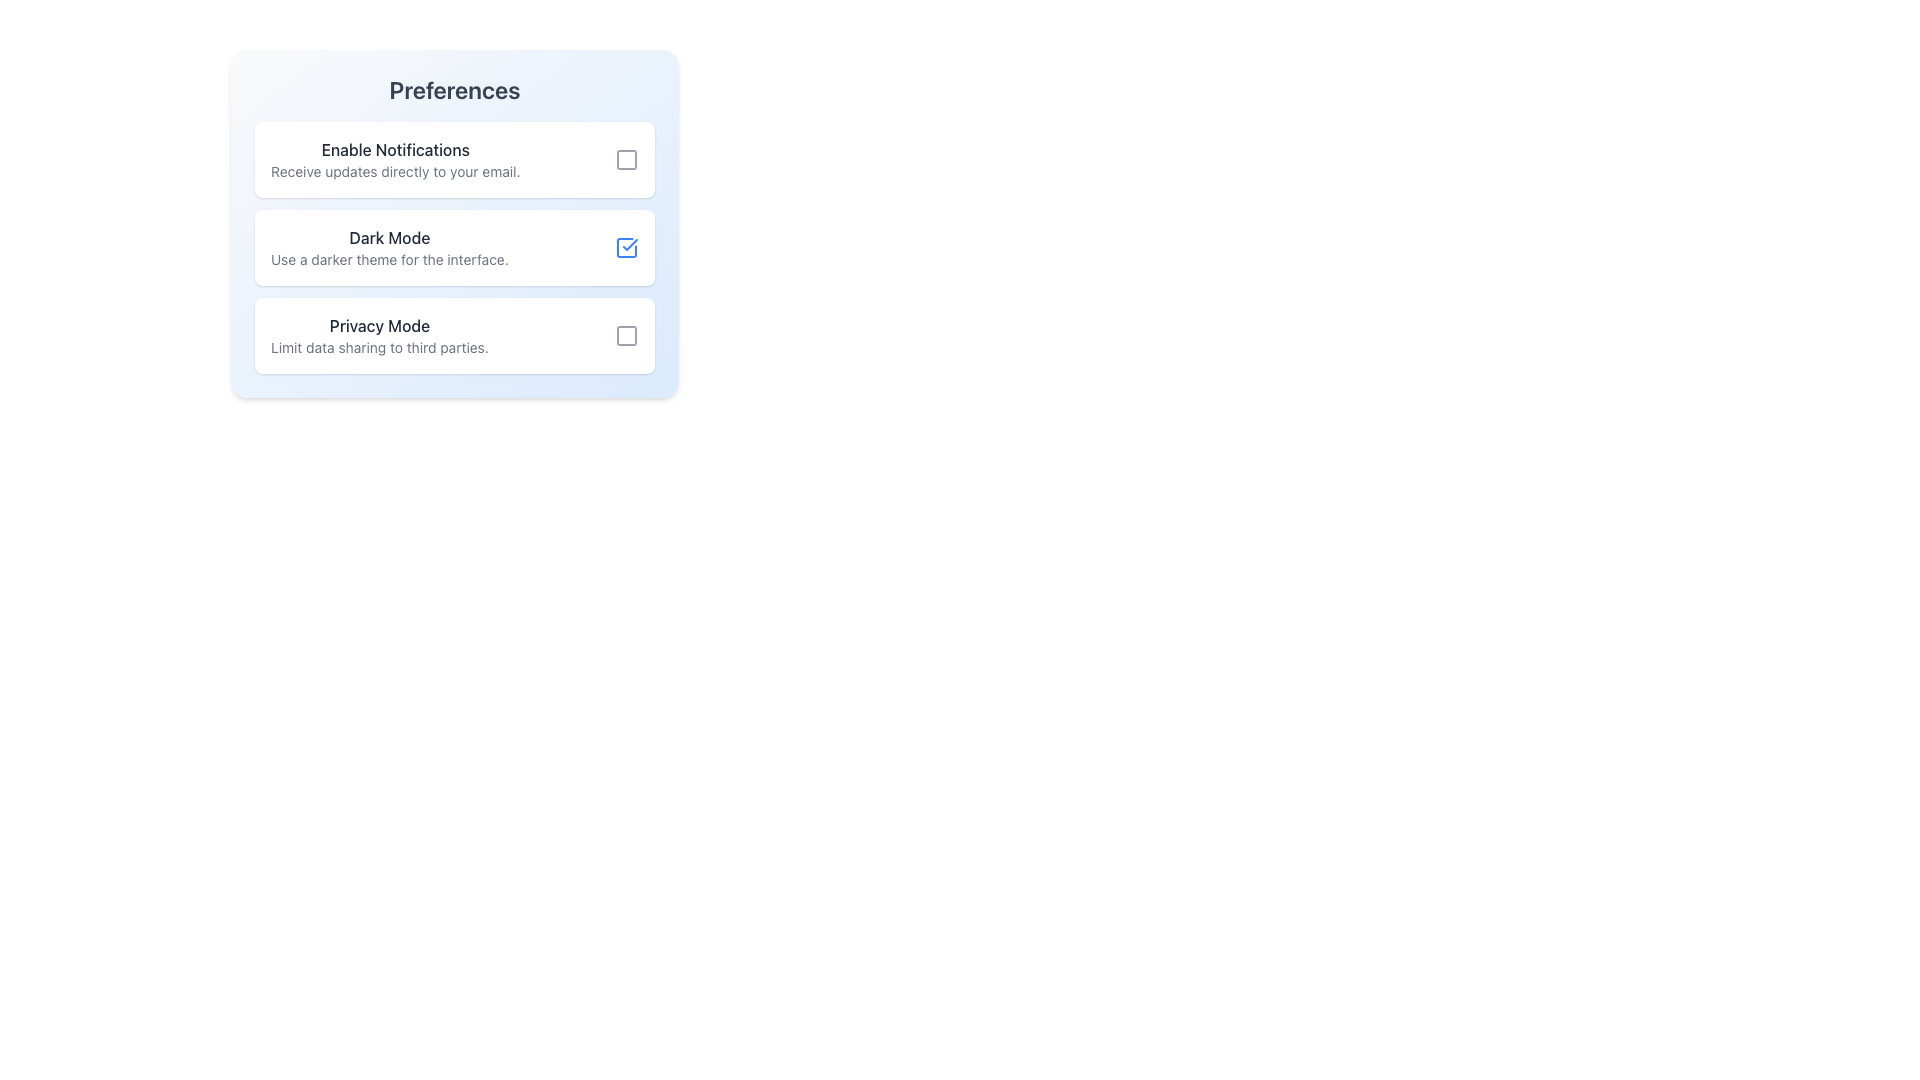  What do you see at coordinates (626, 158) in the screenshot?
I see `the Square icon associated with the 'Enable Notifications' checkbox to interact with the toggle interface` at bounding box center [626, 158].